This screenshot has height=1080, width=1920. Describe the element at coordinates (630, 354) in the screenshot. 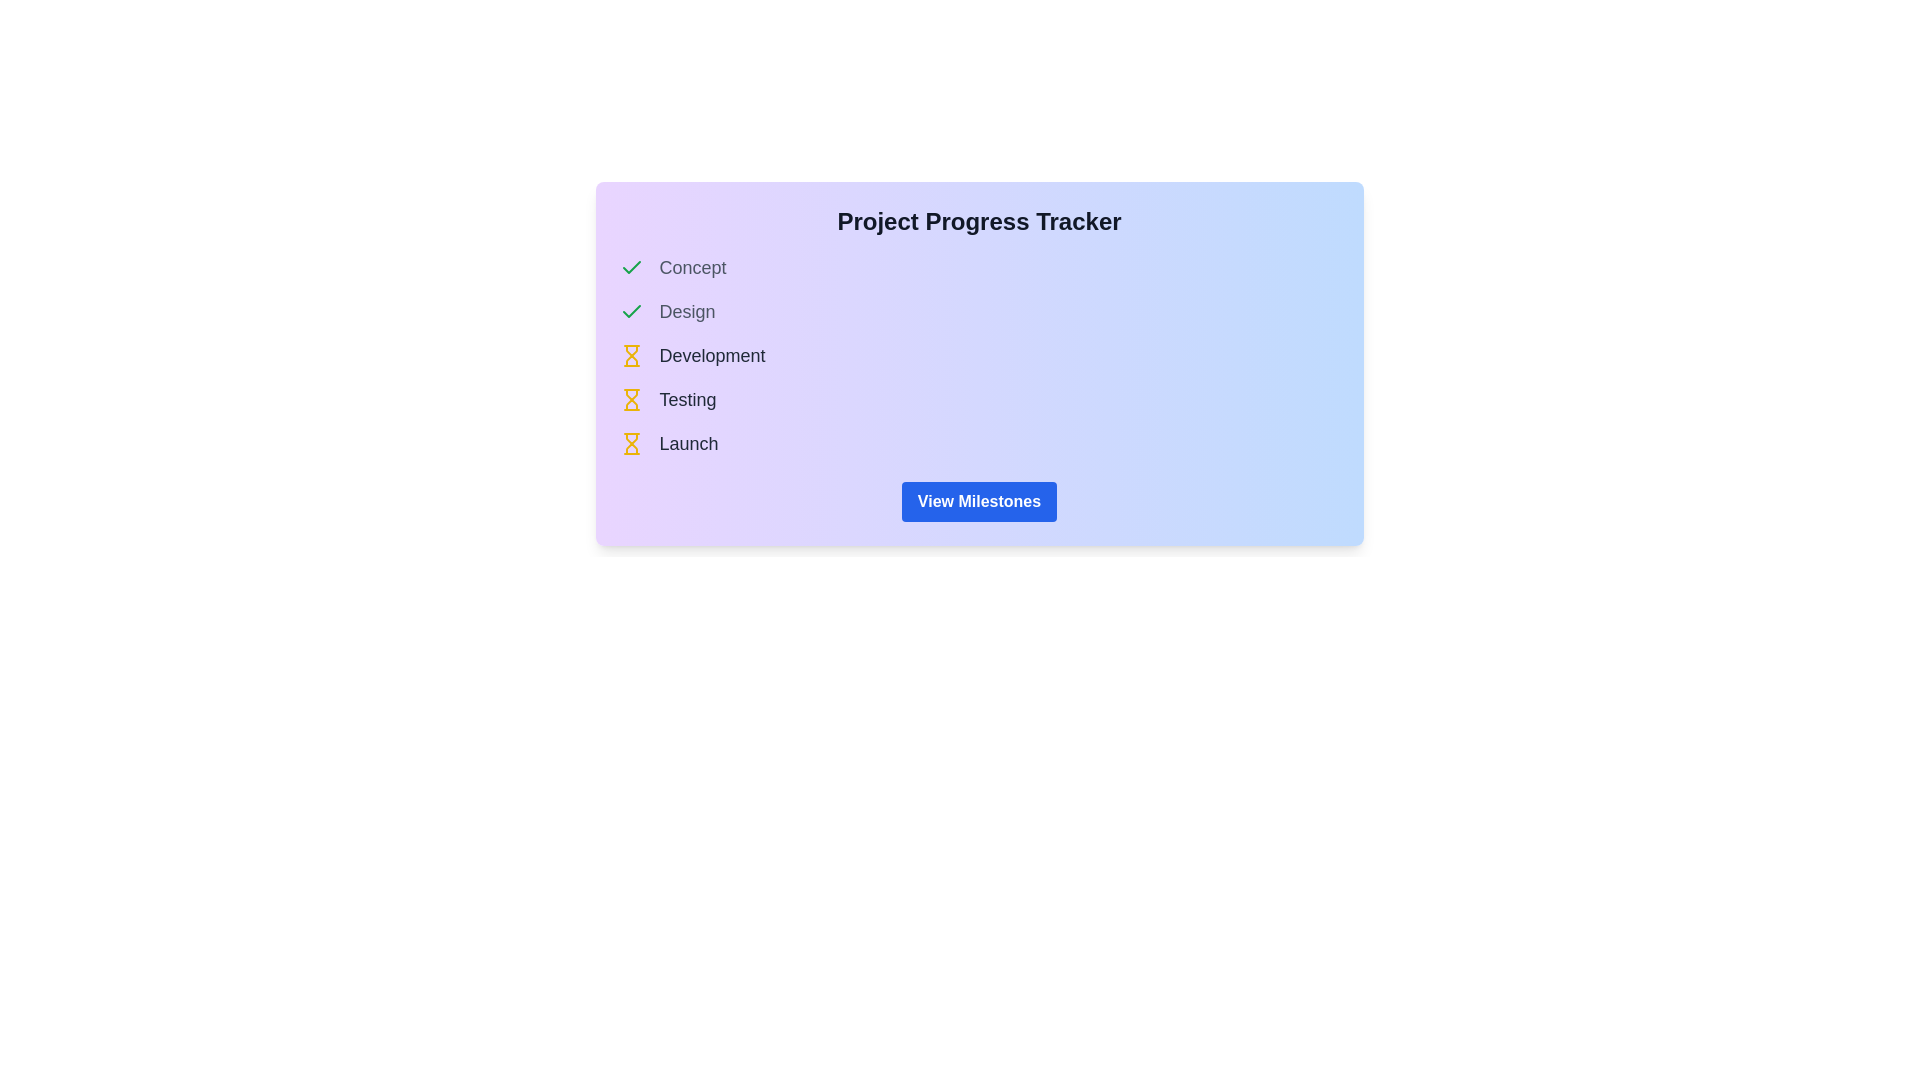

I see `the hourglass icon located to the left of the 'Development' text in the Project Progress Tracker, indicating the current stage is in progress` at that location.